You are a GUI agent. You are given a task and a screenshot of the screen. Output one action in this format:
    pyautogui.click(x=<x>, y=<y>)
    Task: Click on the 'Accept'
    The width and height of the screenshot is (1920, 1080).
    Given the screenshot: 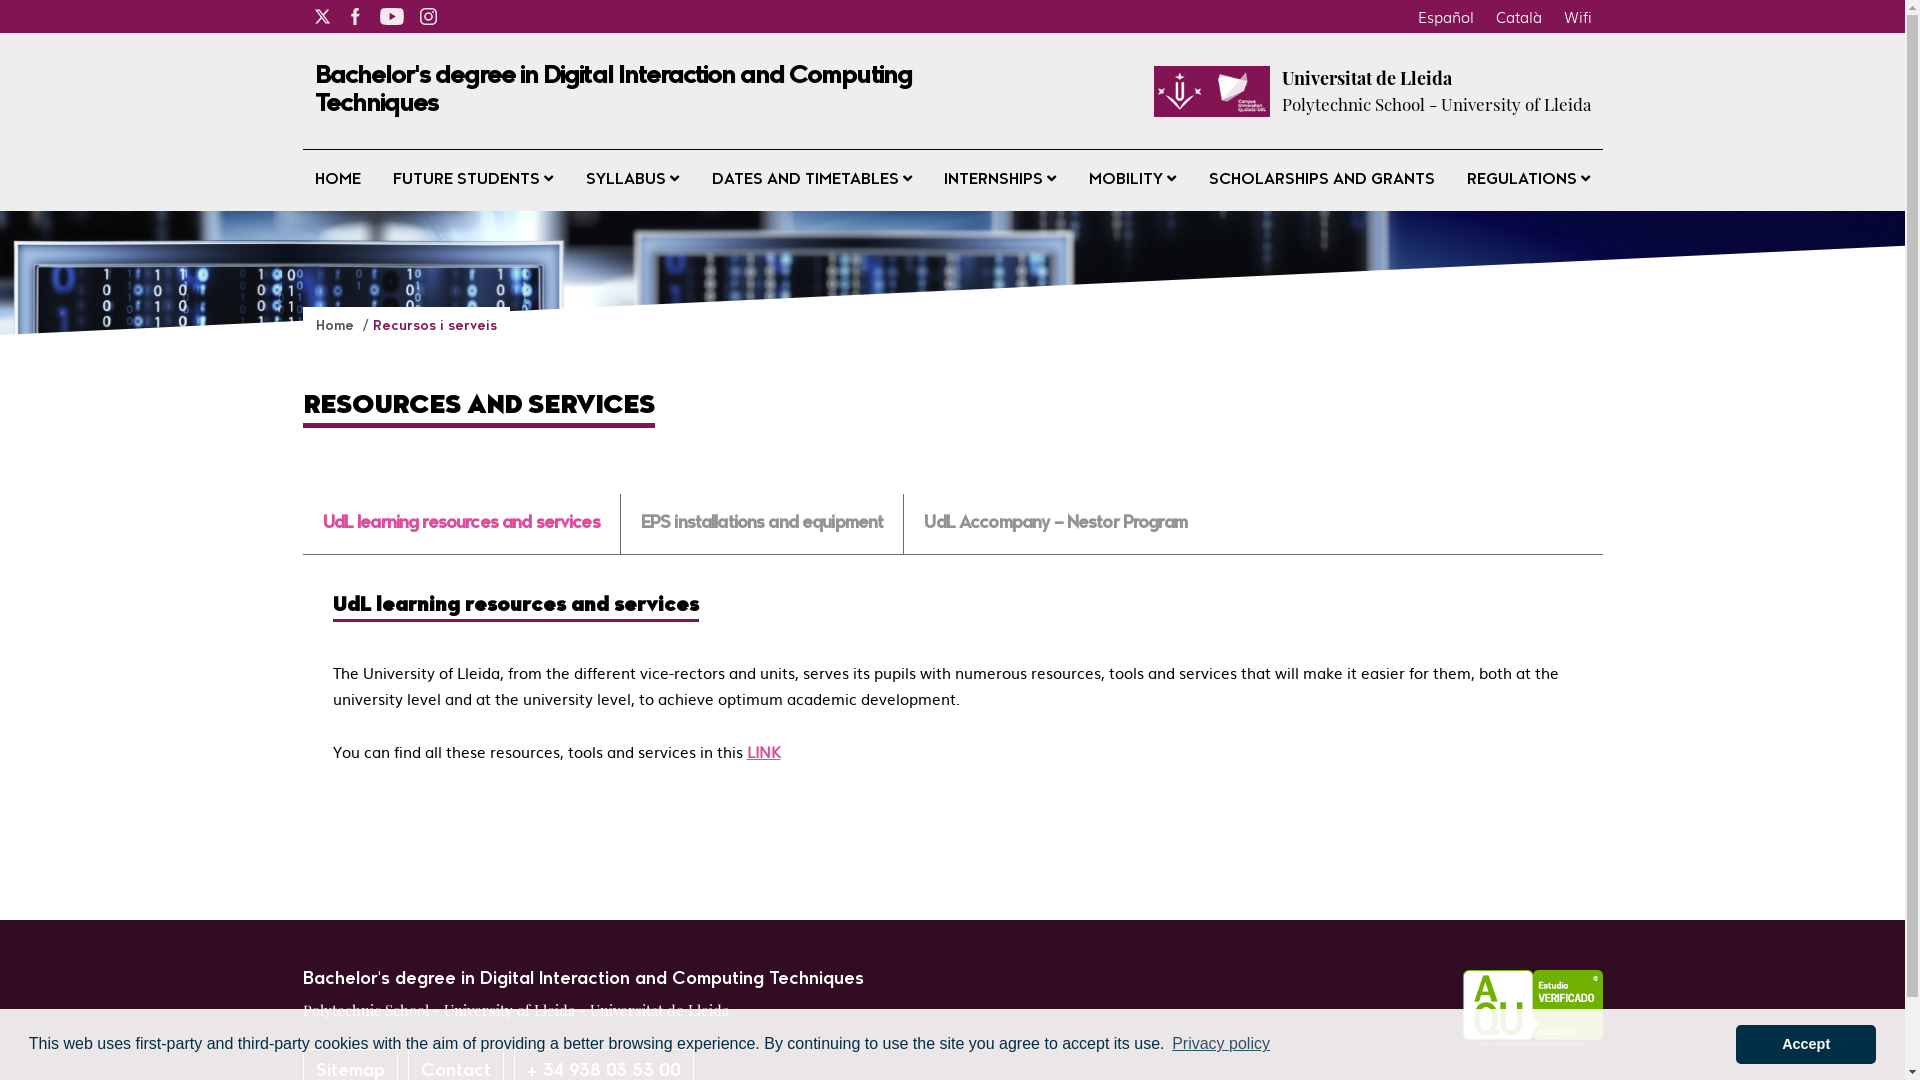 What is the action you would take?
    pyautogui.click(x=1735, y=1043)
    